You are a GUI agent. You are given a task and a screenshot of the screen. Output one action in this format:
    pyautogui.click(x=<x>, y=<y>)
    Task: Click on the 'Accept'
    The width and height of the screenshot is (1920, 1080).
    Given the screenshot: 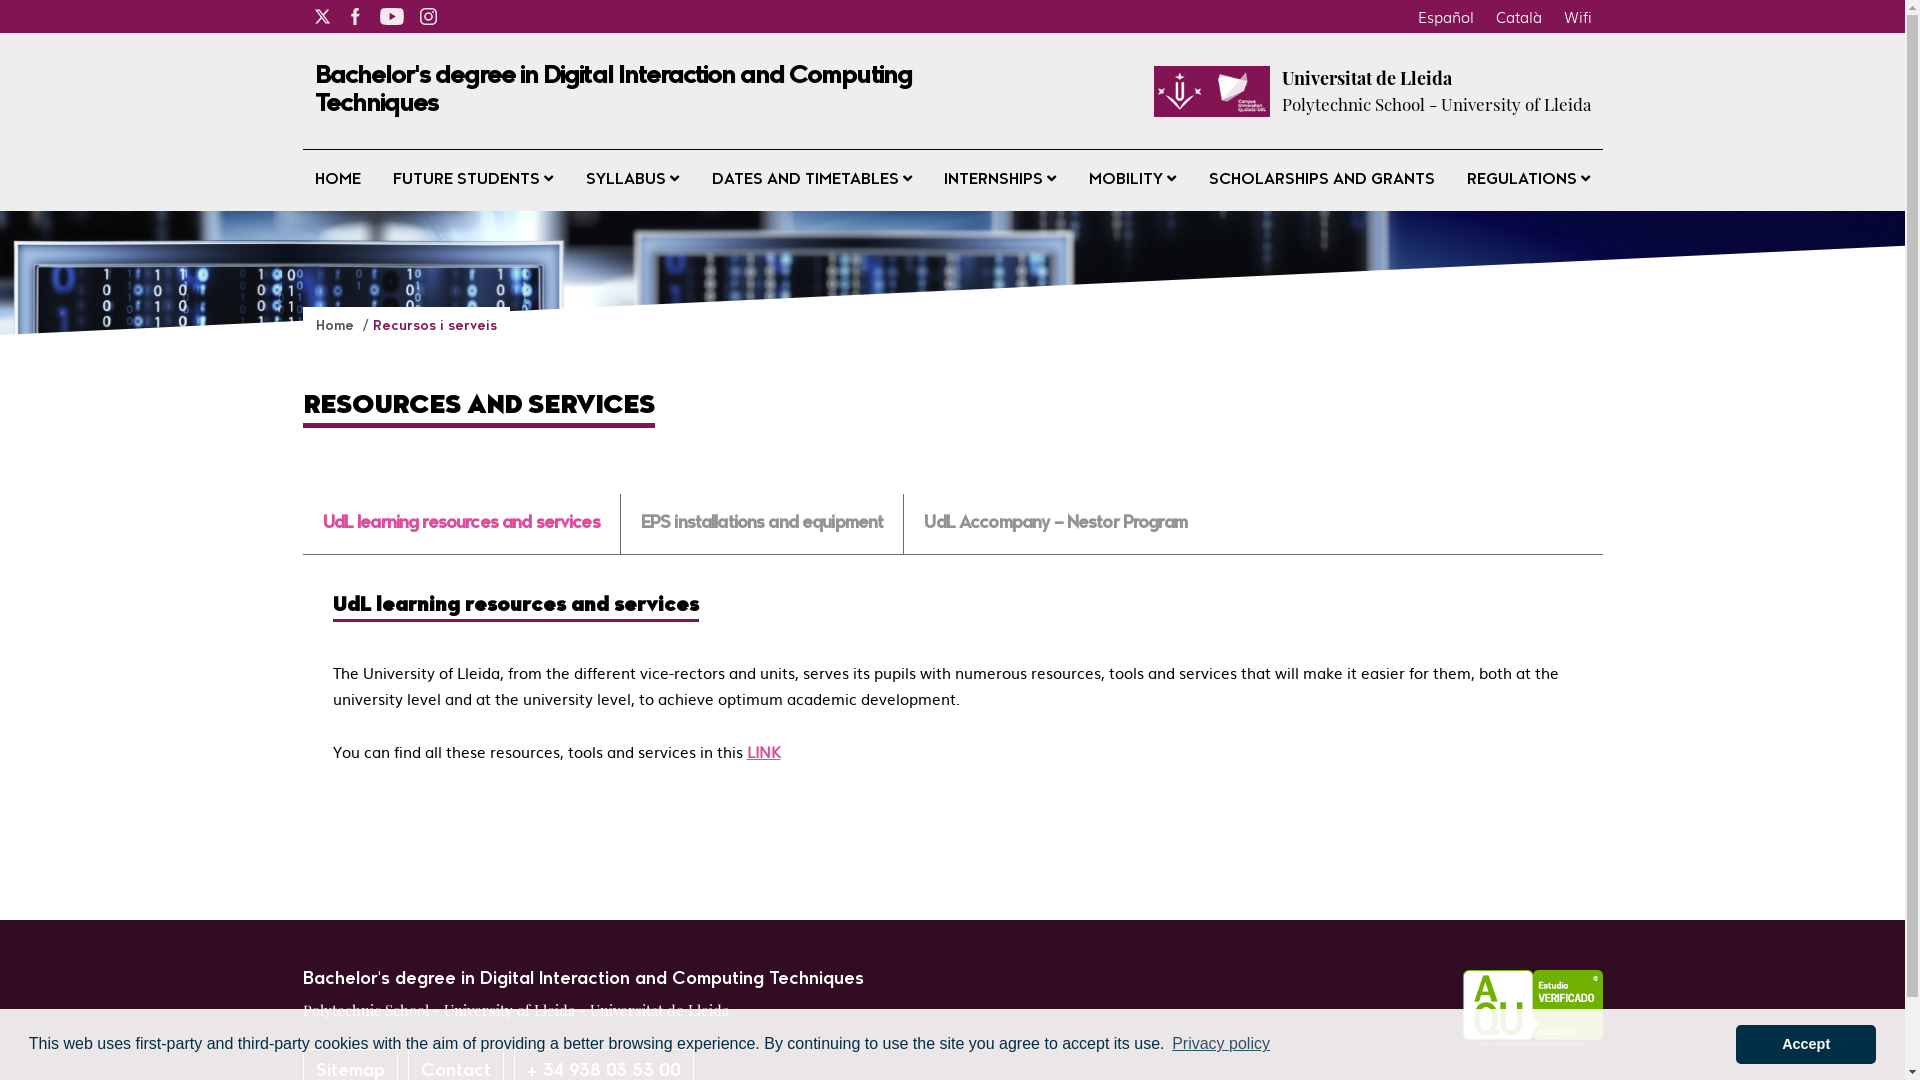 What is the action you would take?
    pyautogui.click(x=1735, y=1043)
    